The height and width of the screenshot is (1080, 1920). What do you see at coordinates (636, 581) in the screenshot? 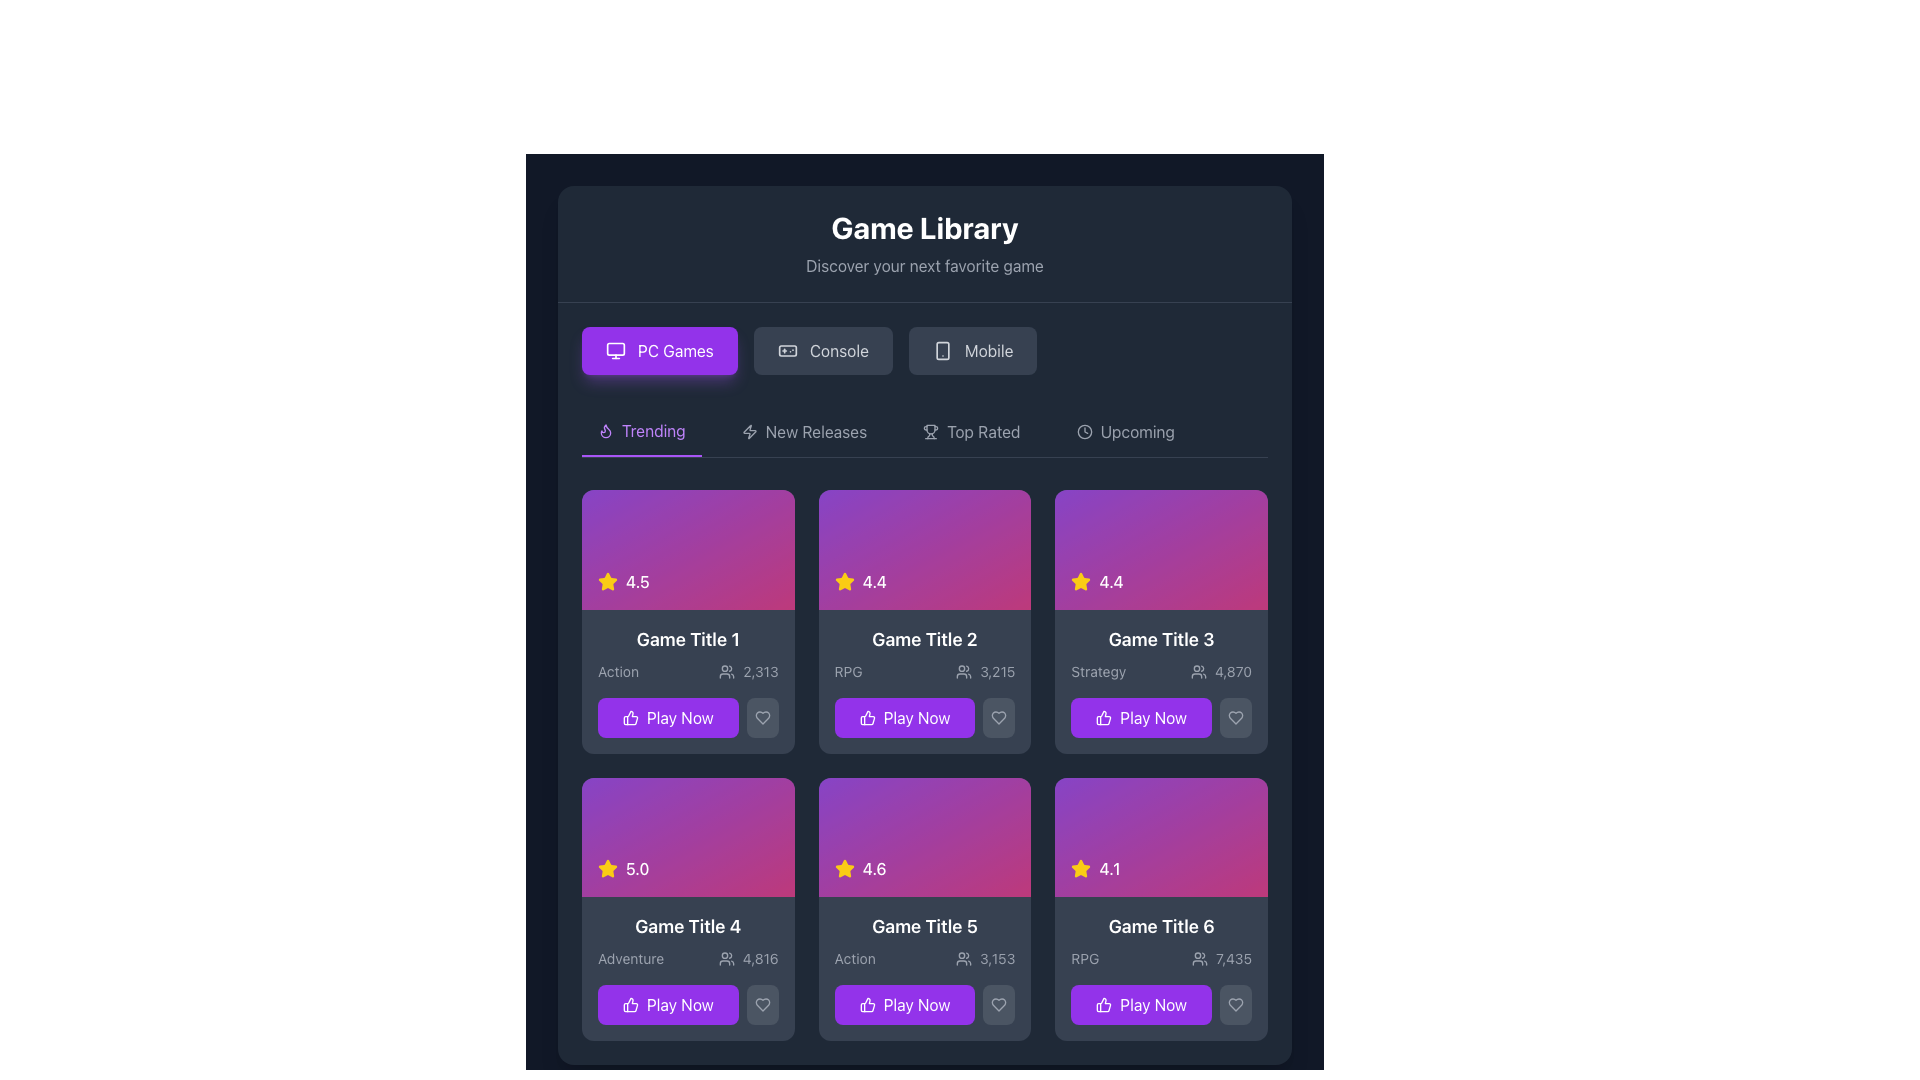
I see `the text element displaying '4.5' in white font, located to the right of a yellow star icon under the 'Game Title 1' card` at bounding box center [636, 581].